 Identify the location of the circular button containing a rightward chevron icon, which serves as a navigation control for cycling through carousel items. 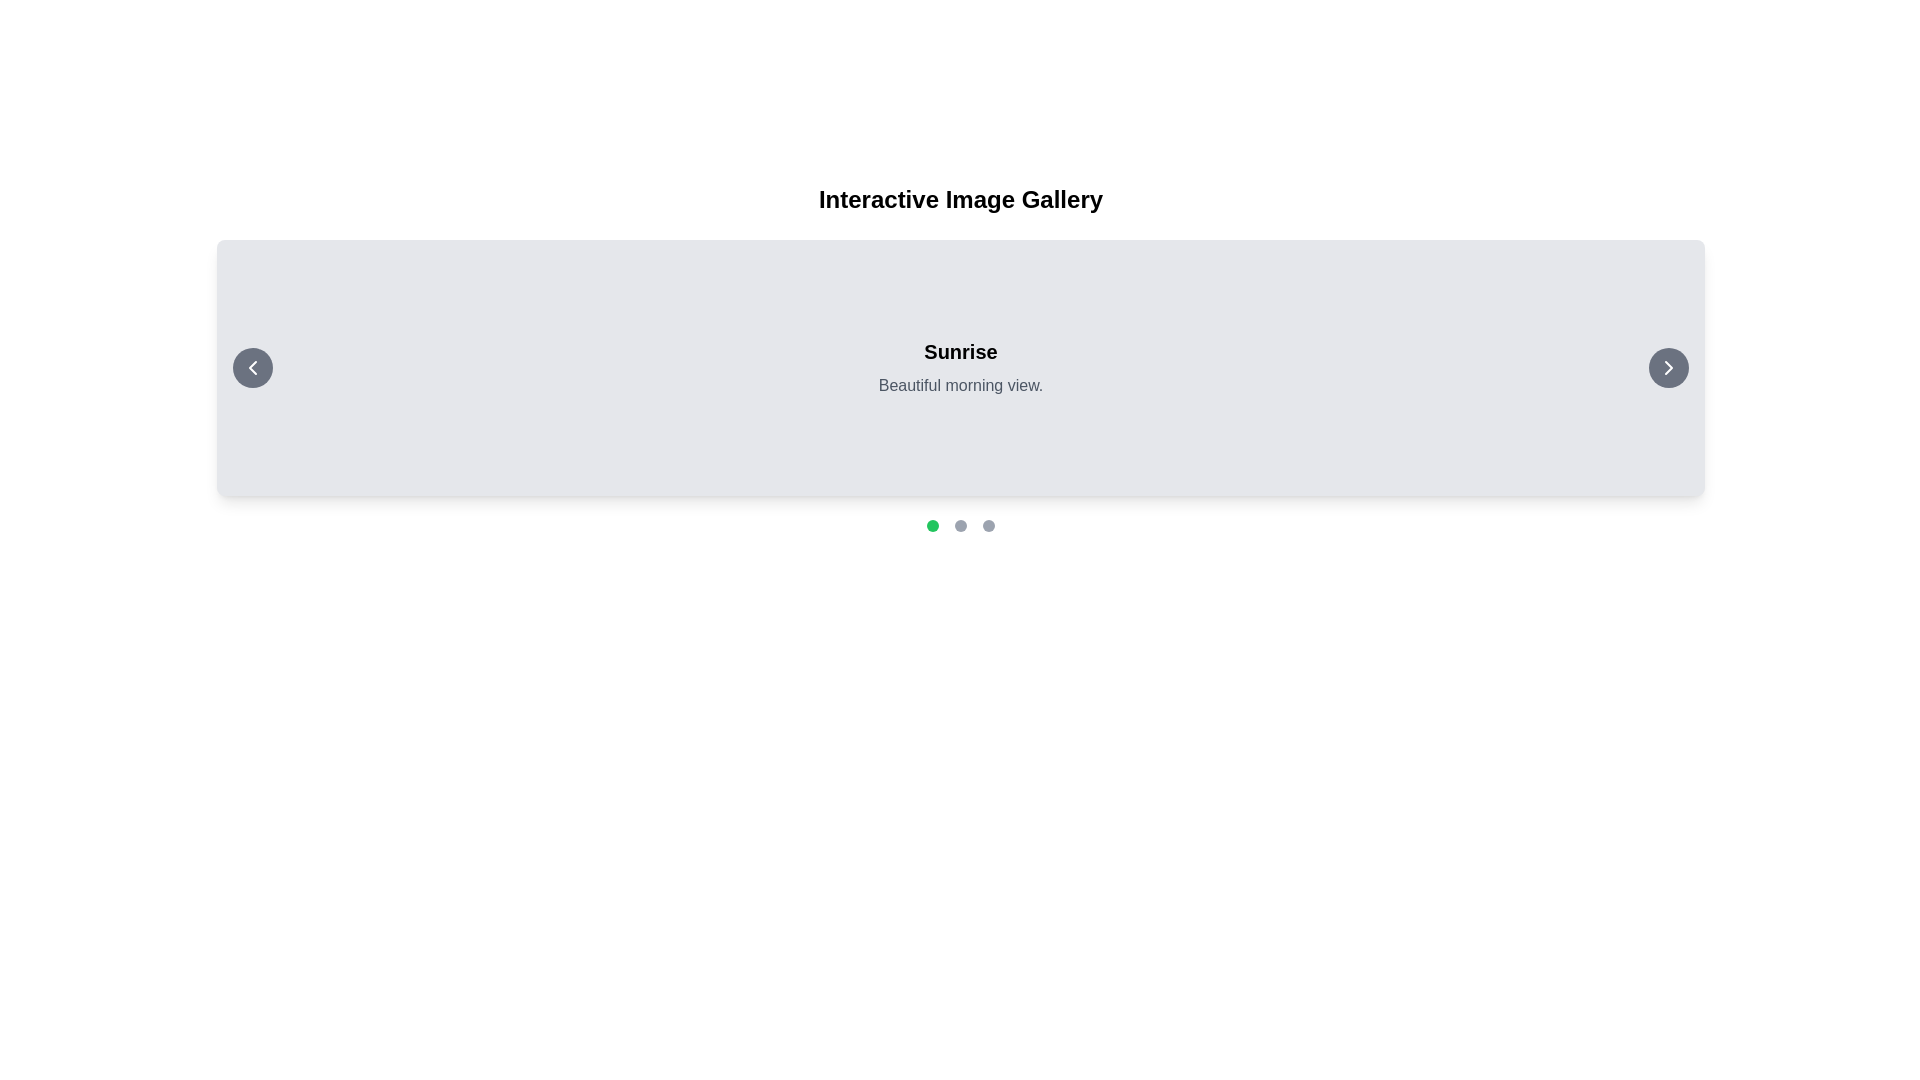
(1669, 367).